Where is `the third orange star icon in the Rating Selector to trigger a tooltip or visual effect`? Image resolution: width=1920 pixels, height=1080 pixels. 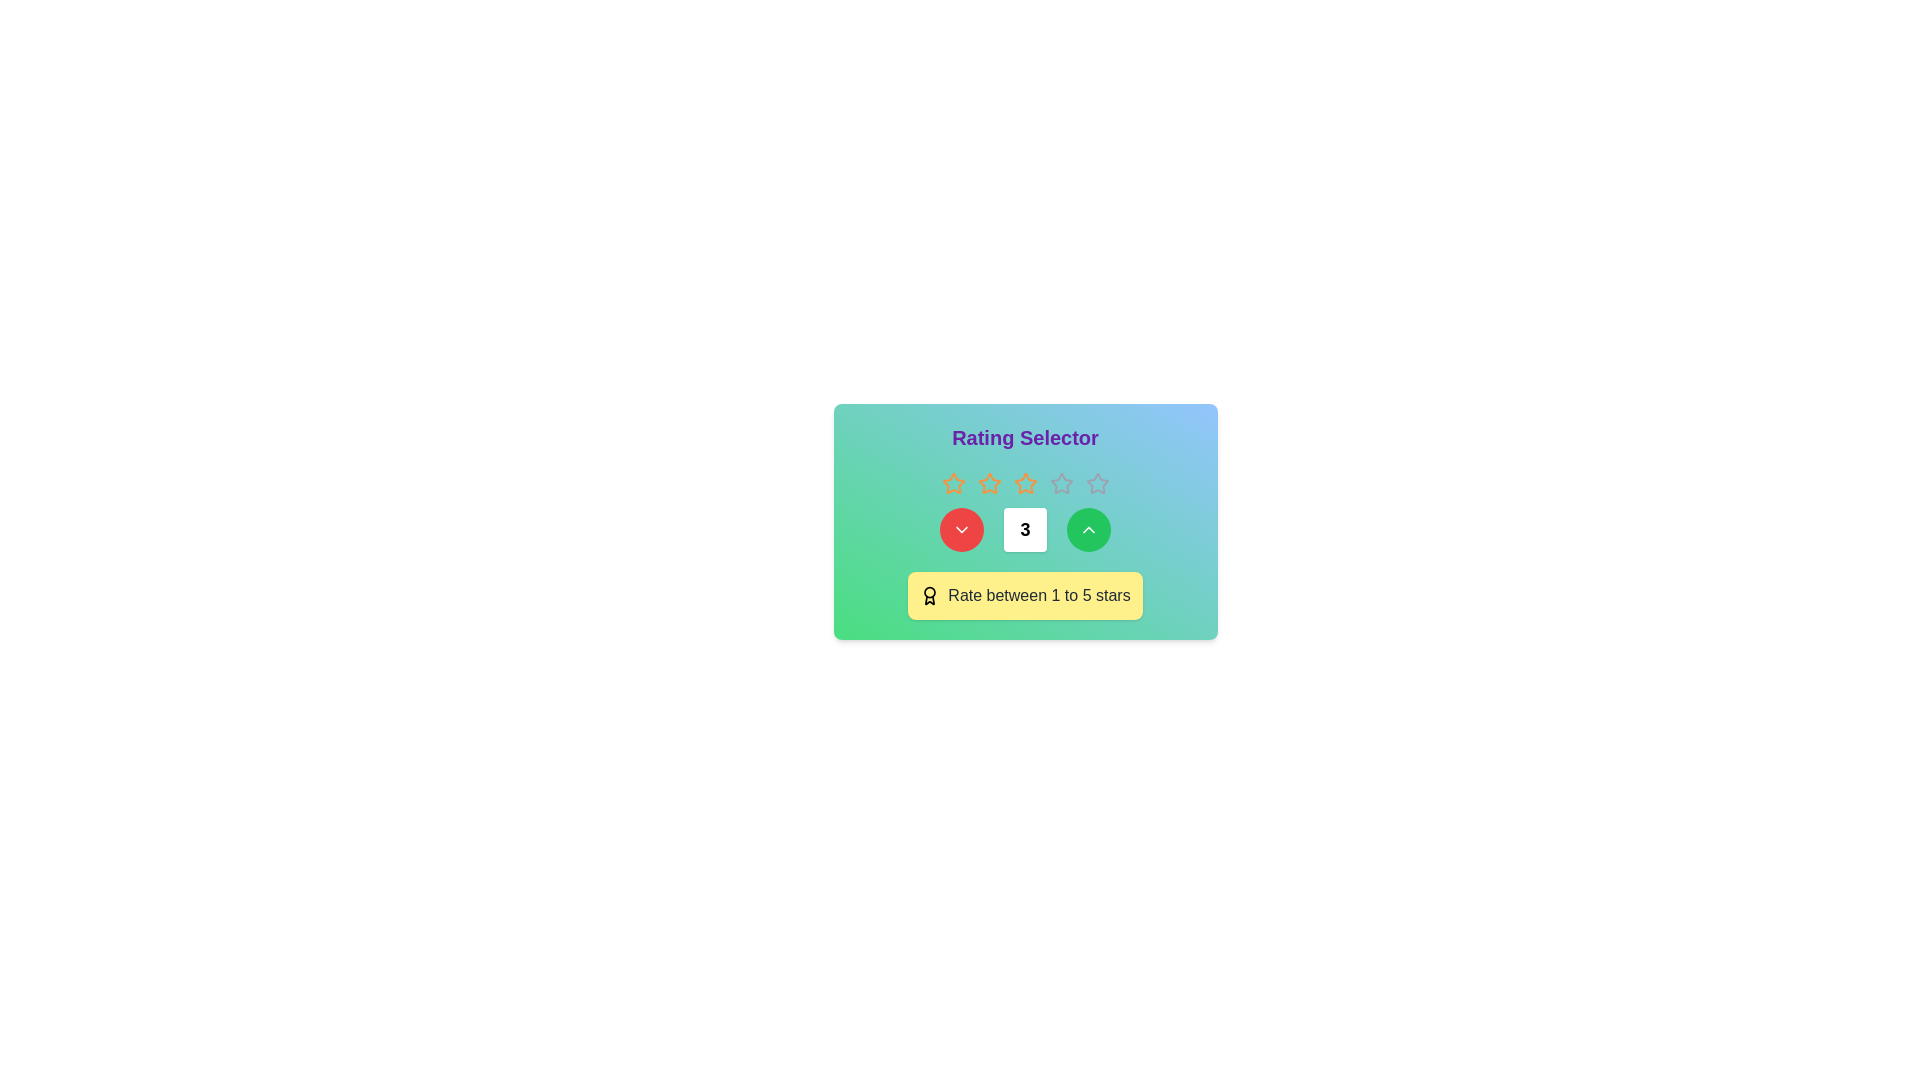 the third orange star icon in the Rating Selector to trigger a tooltip or visual effect is located at coordinates (1025, 483).